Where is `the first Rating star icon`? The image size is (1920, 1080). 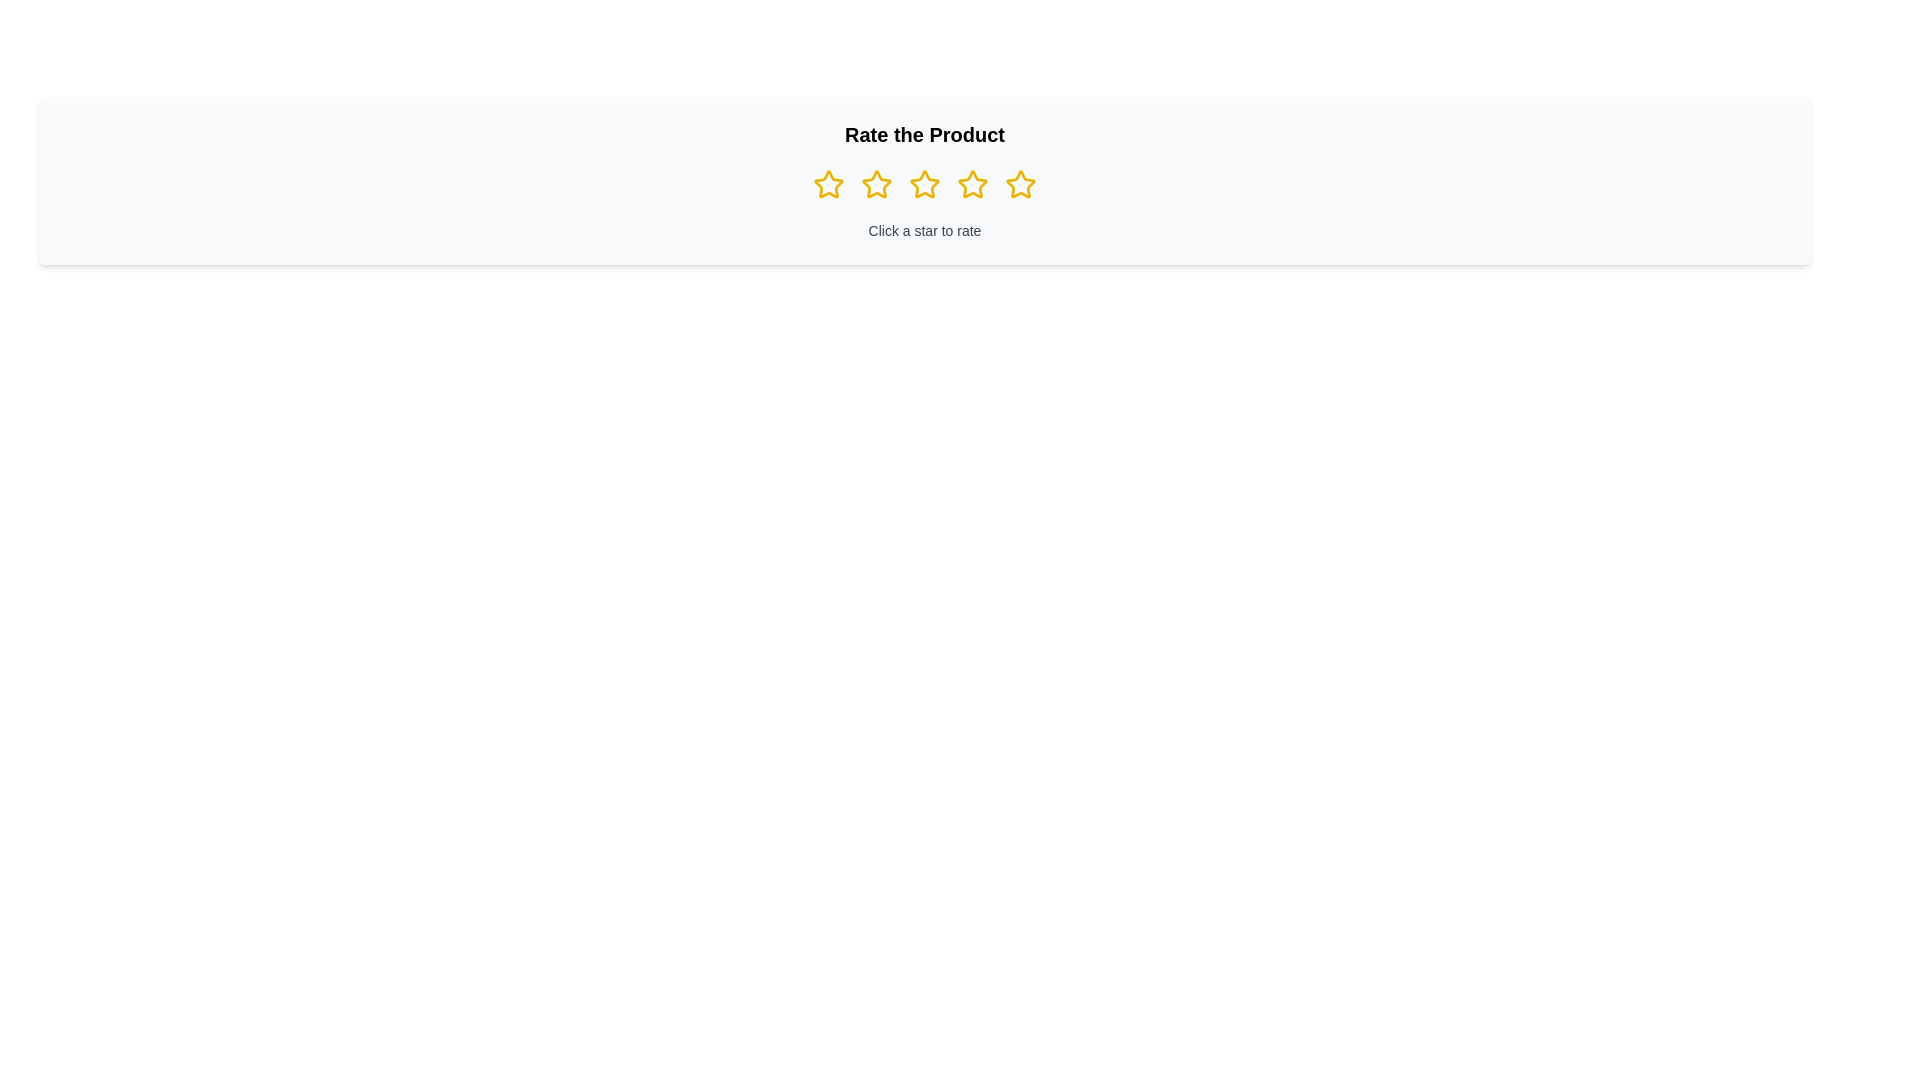 the first Rating star icon is located at coordinates (829, 185).